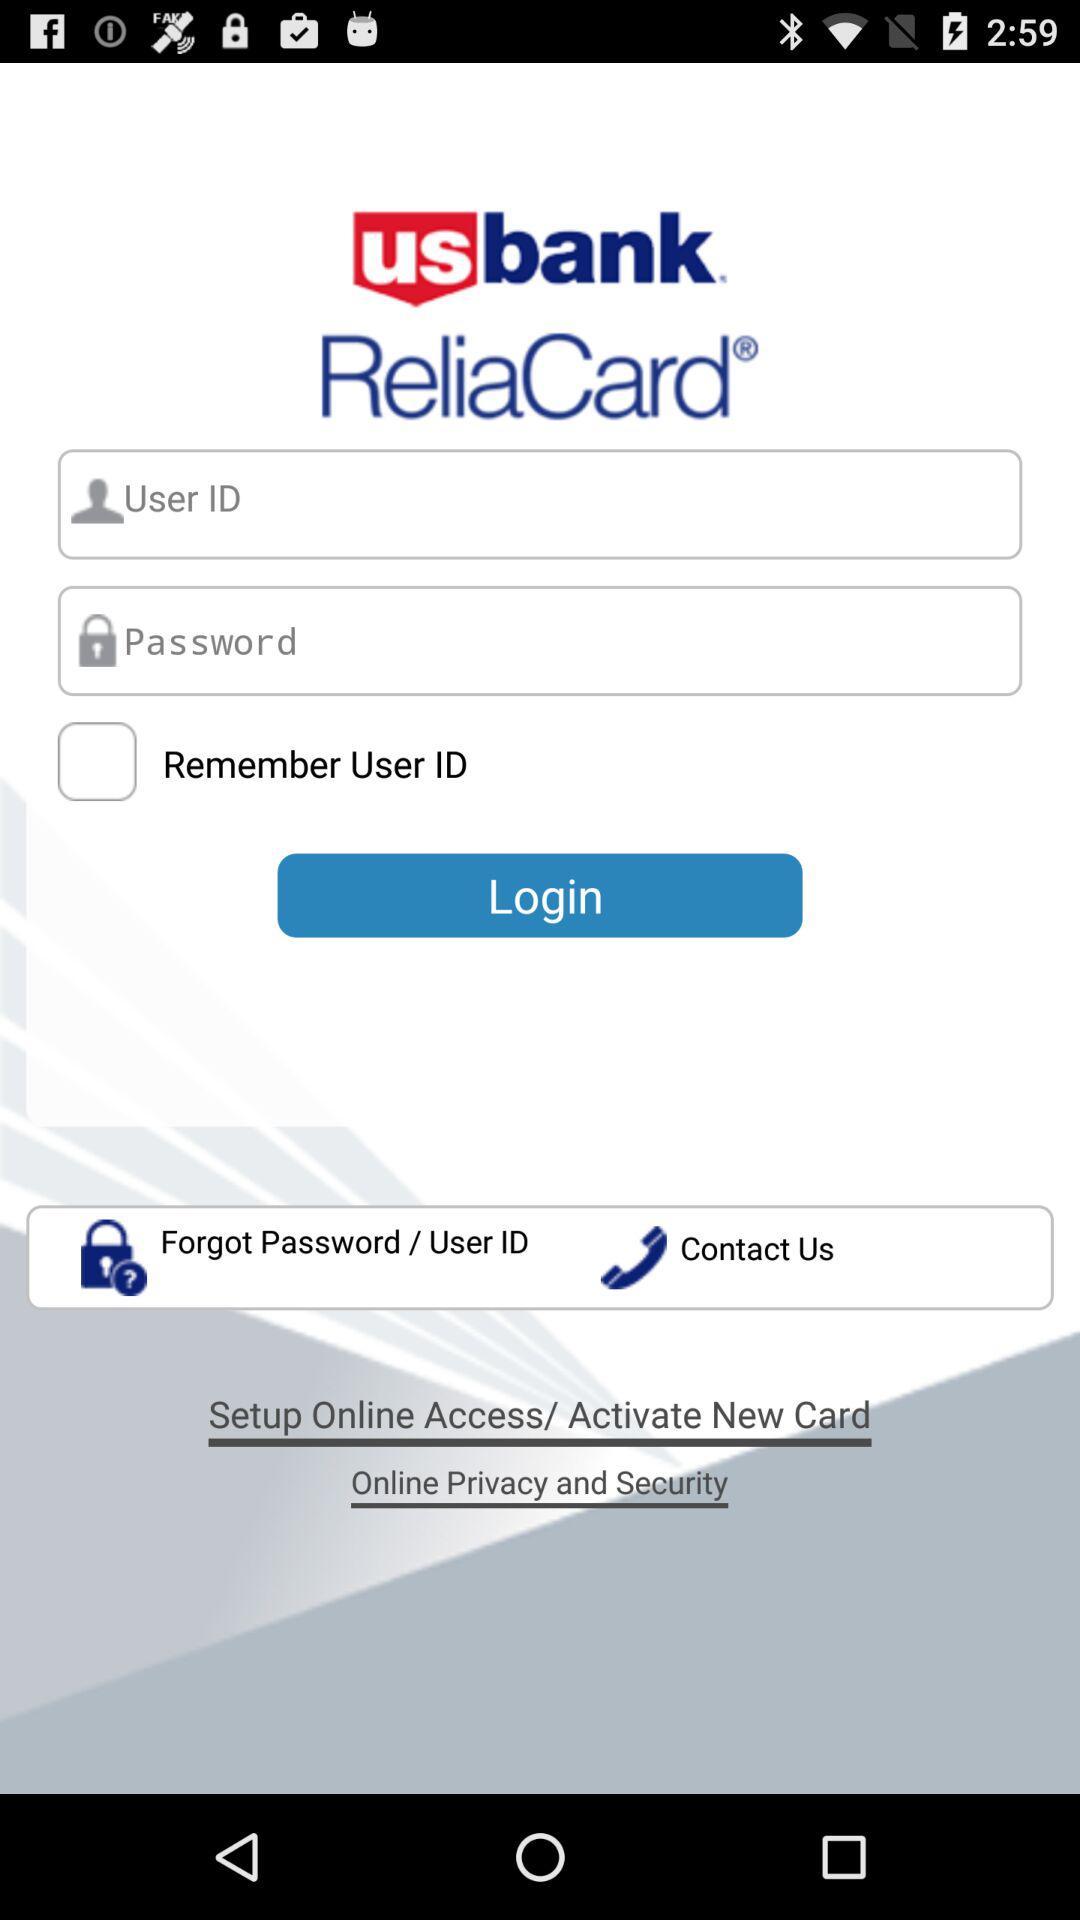 The height and width of the screenshot is (1920, 1080). I want to click on the item below login icon, so click(306, 1256).